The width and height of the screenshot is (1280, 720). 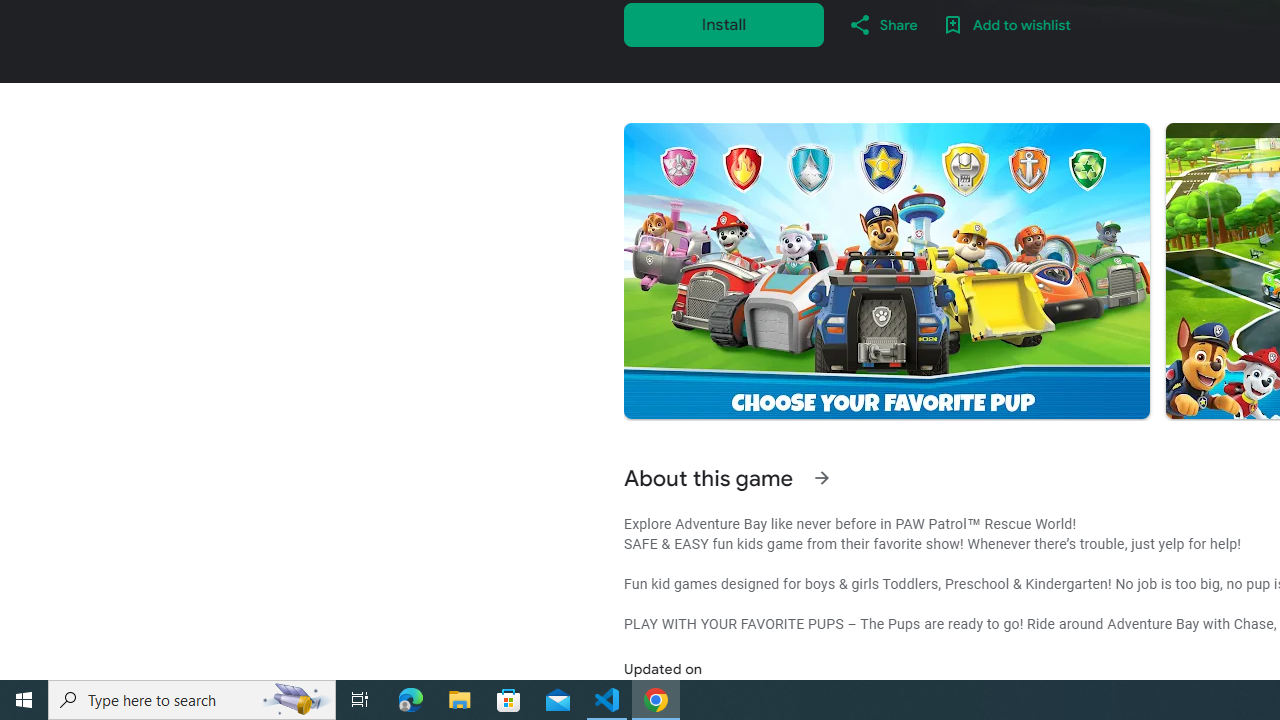 I want to click on 'Screenshot image', so click(x=885, y=271).